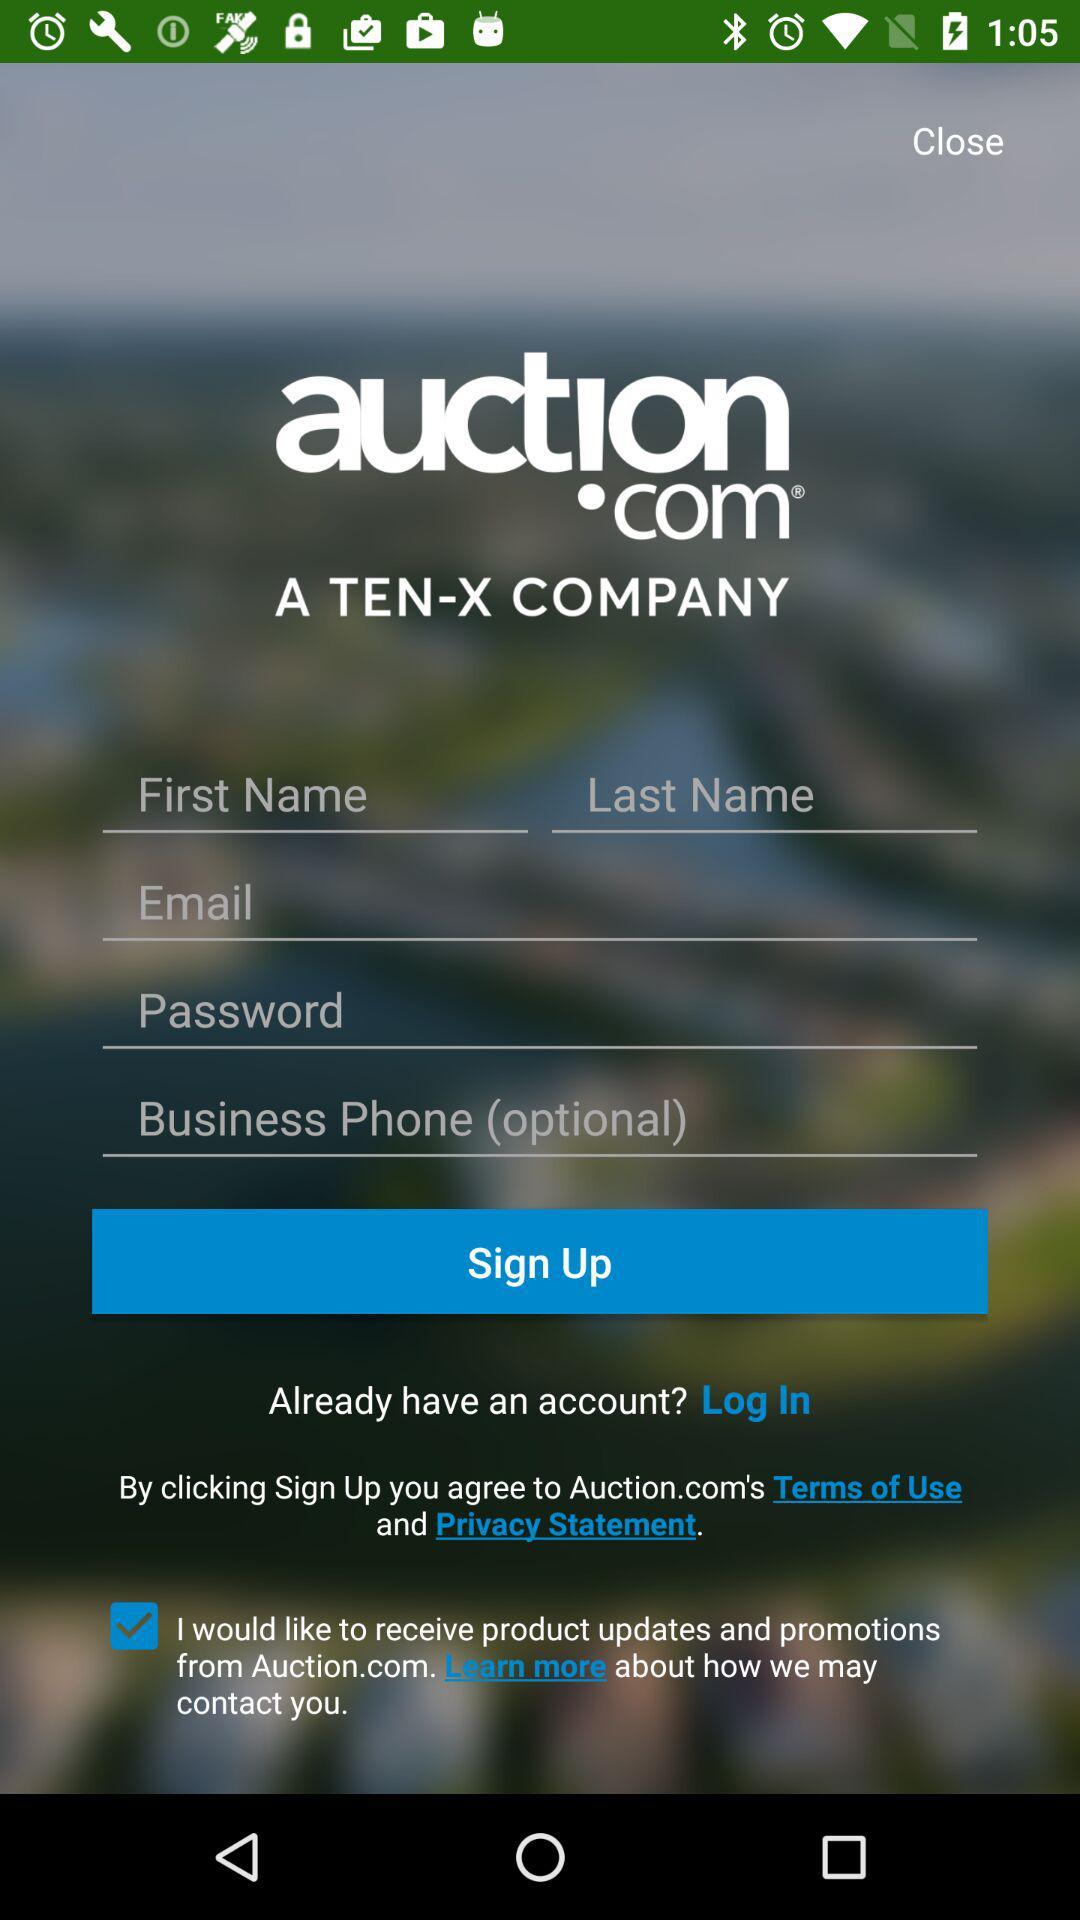 The height and width of the screenshot is (1920, 1080). I want to click on icon next to the i would like icon, so click(134, 1626).